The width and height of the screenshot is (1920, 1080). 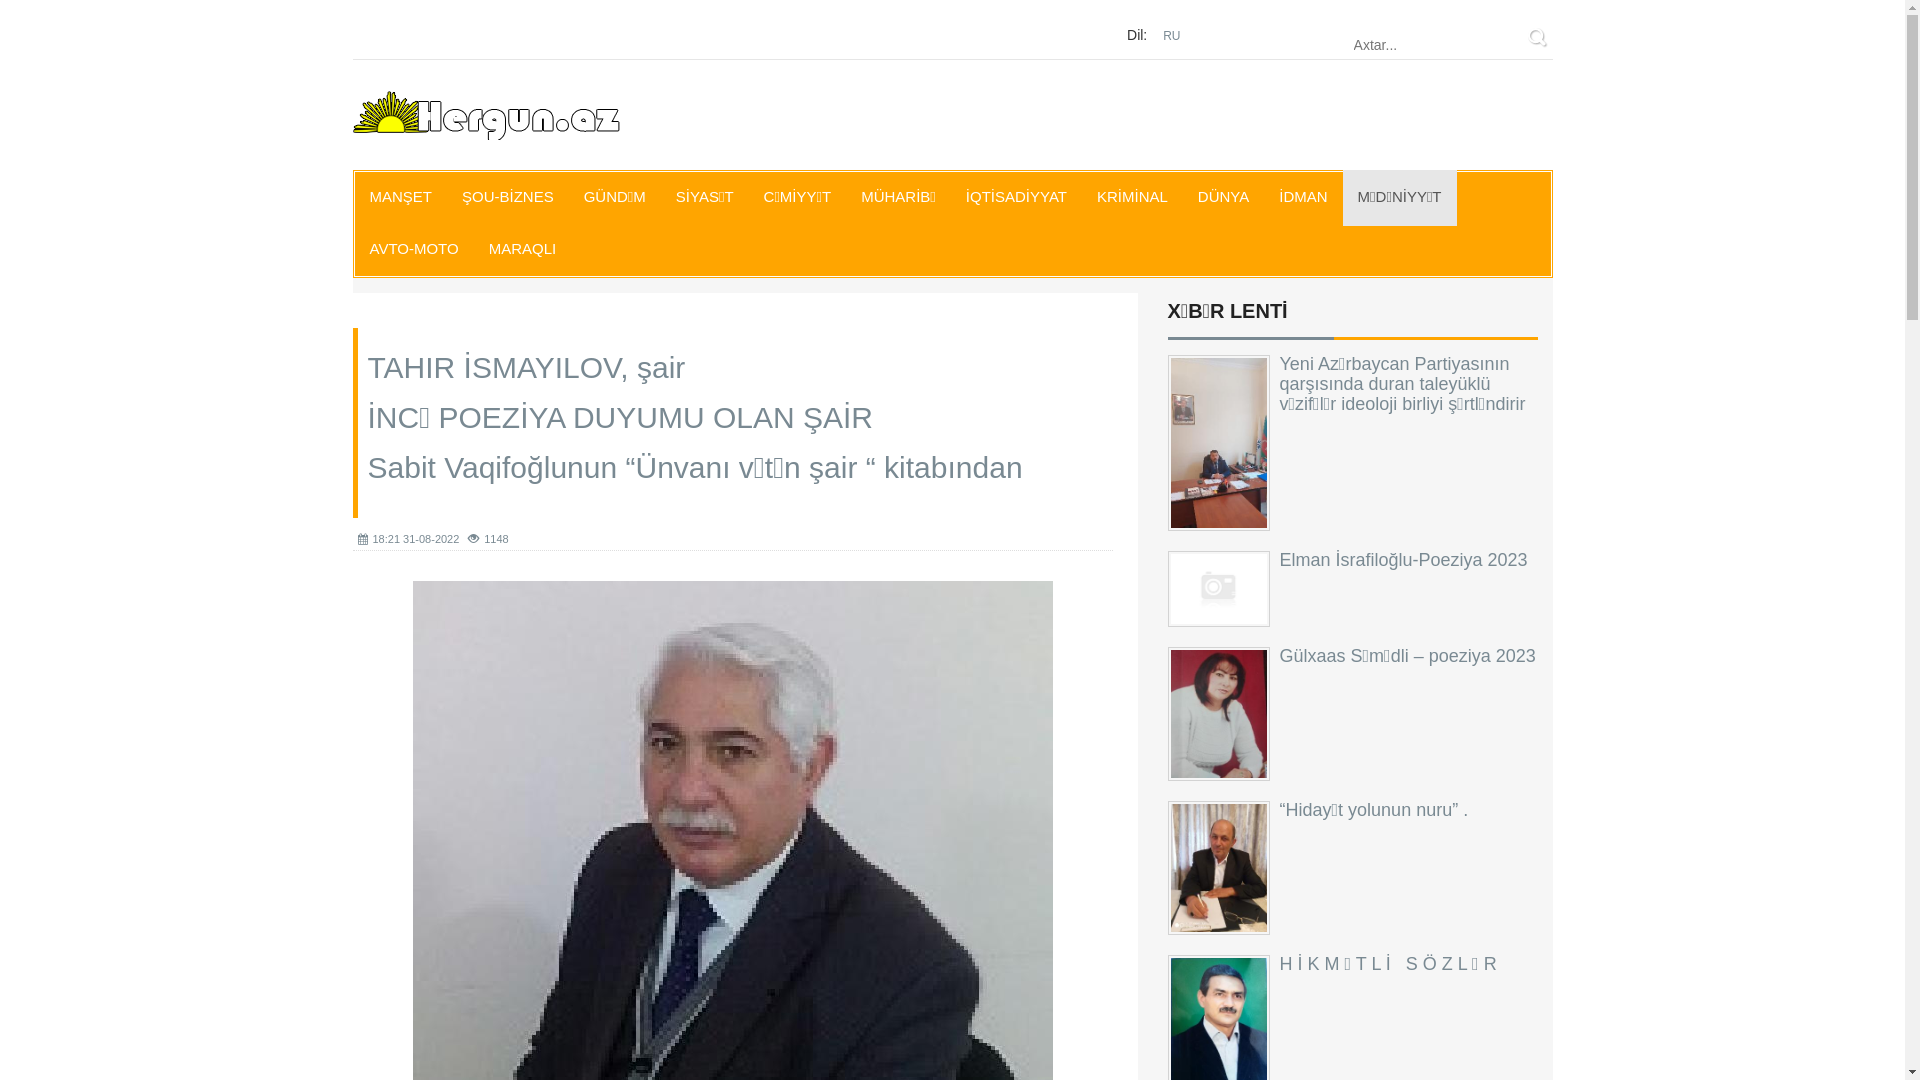 I want to click on 'AVTO-MOTO', so click(x=412, y=249).